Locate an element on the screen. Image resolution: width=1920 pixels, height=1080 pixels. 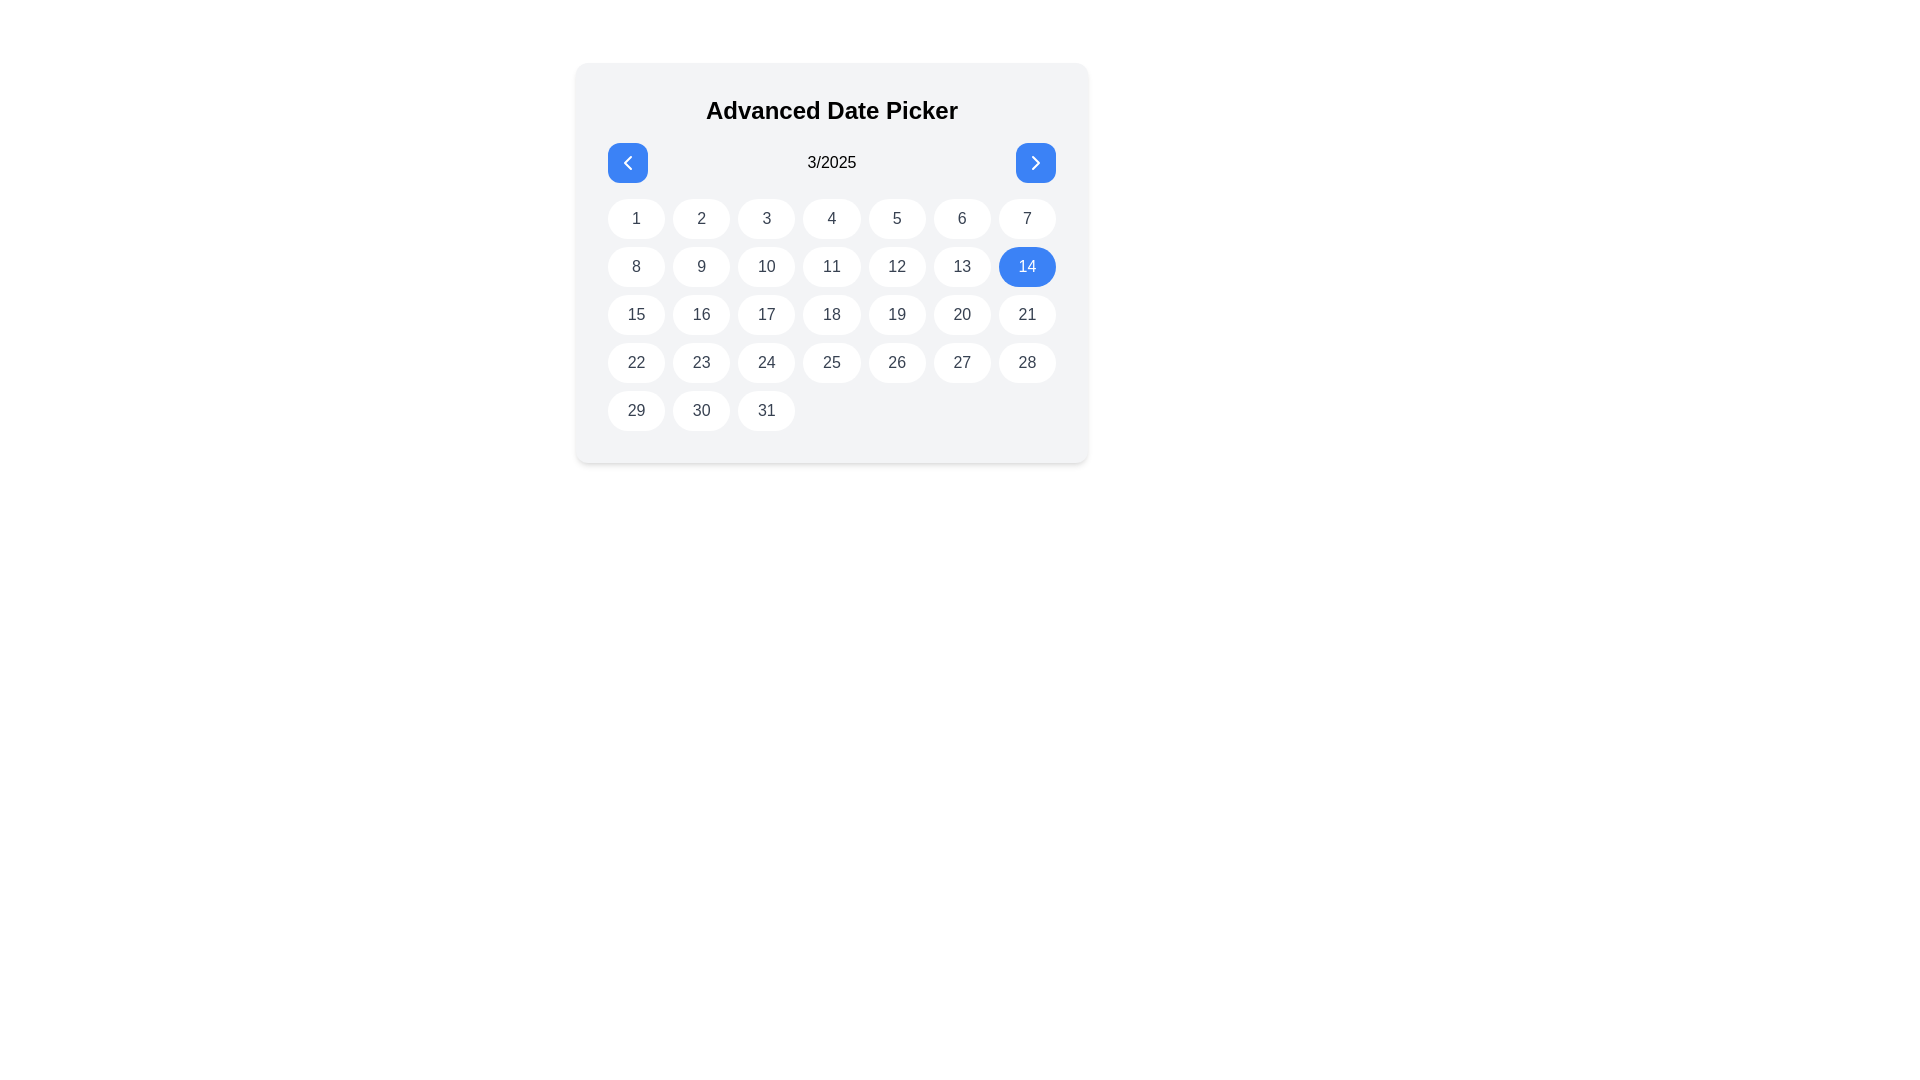
the button representing the 23rd day in the calendar interface is located at coordinates (701, 362).